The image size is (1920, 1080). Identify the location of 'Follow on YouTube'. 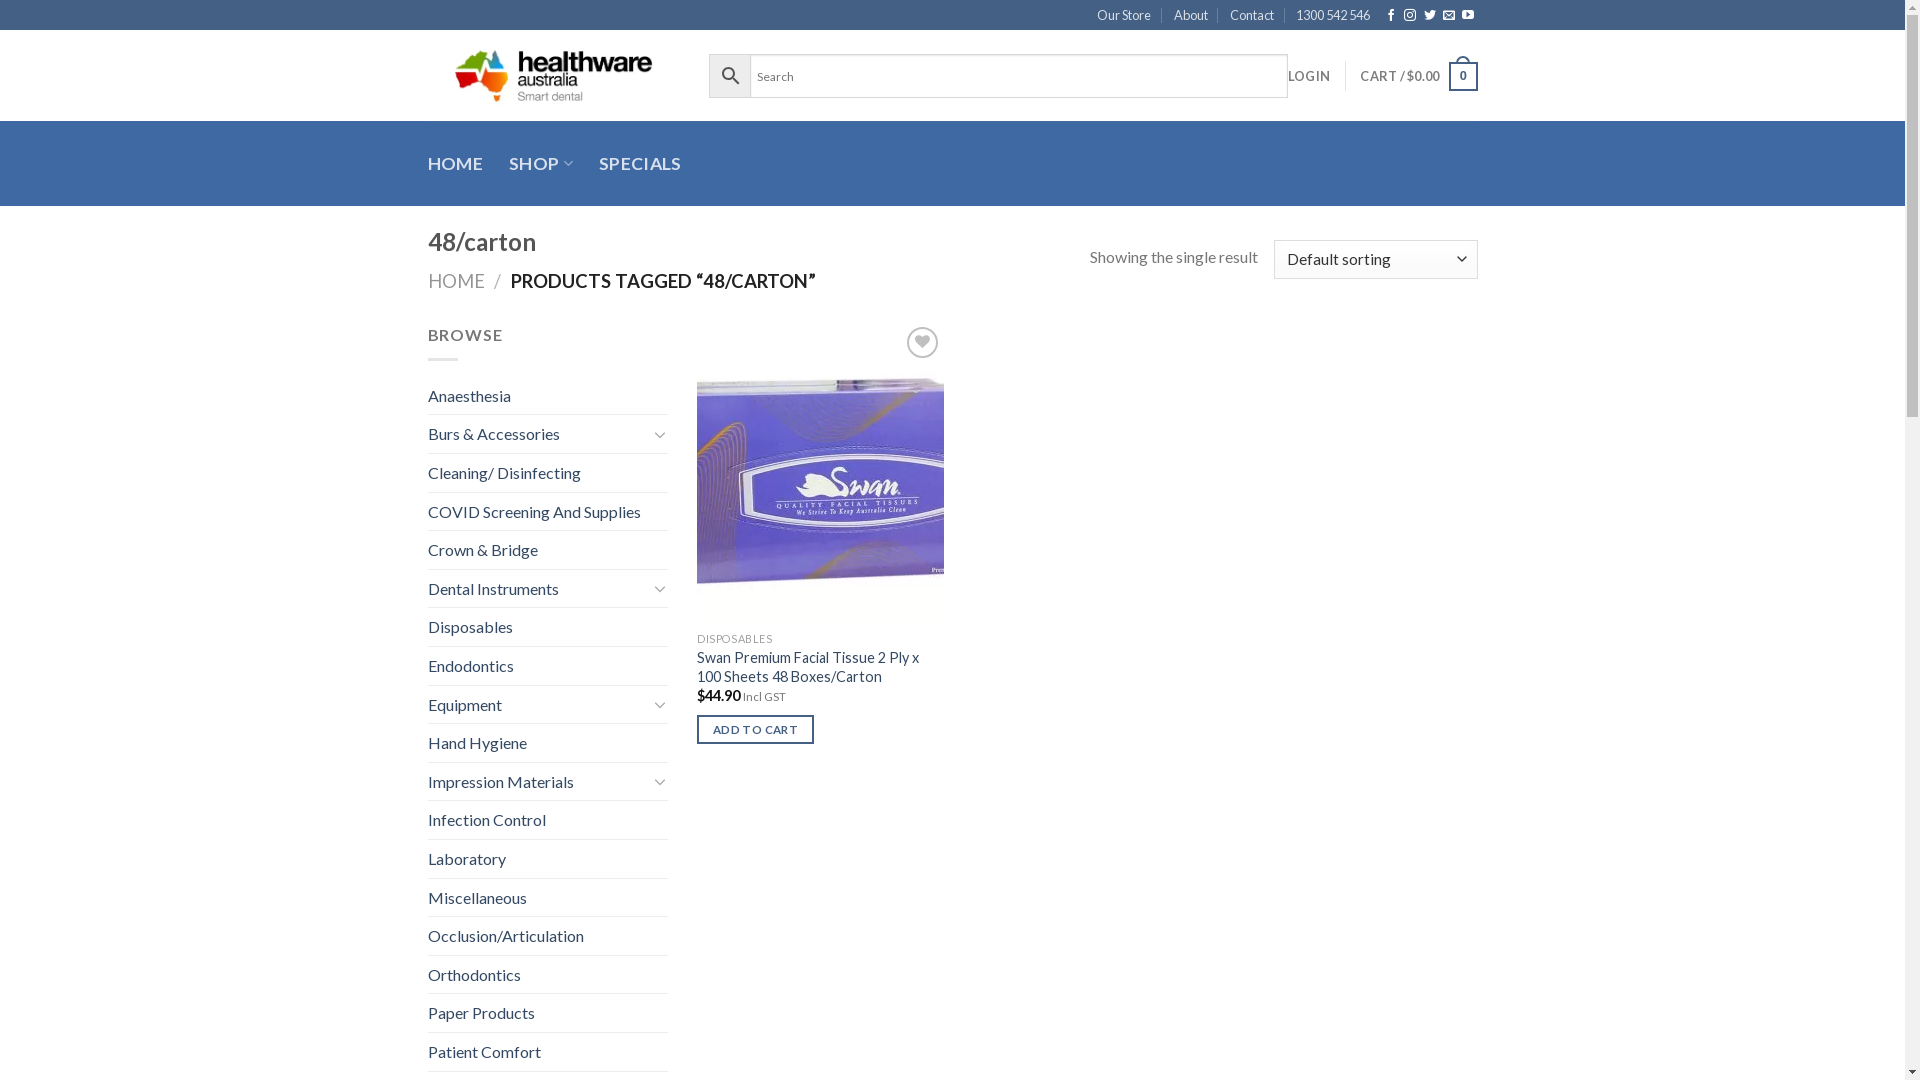
(1462, 15).